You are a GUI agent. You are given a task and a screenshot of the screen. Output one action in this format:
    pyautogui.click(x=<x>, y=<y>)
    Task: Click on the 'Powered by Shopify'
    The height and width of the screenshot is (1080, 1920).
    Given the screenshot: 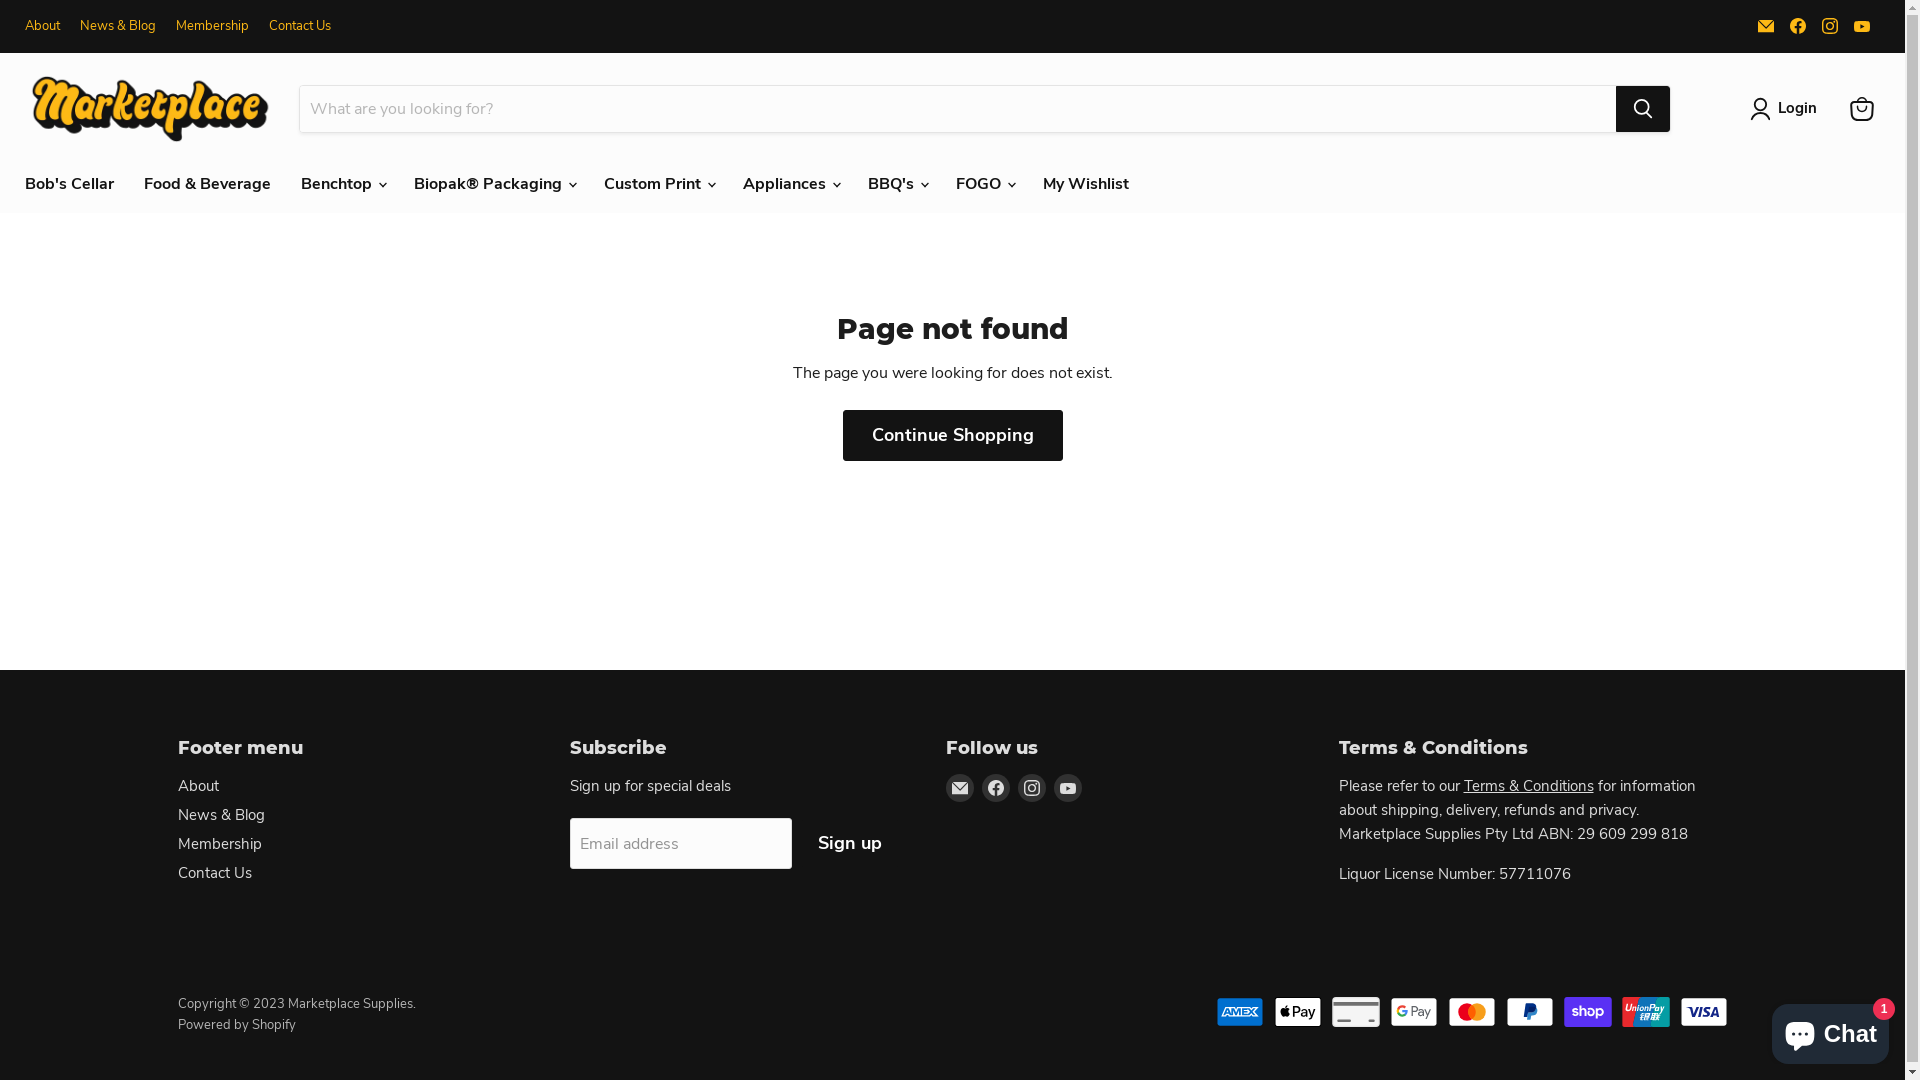 What is the action you would take?
    pyautogui.click(x=236, y=1025)
    